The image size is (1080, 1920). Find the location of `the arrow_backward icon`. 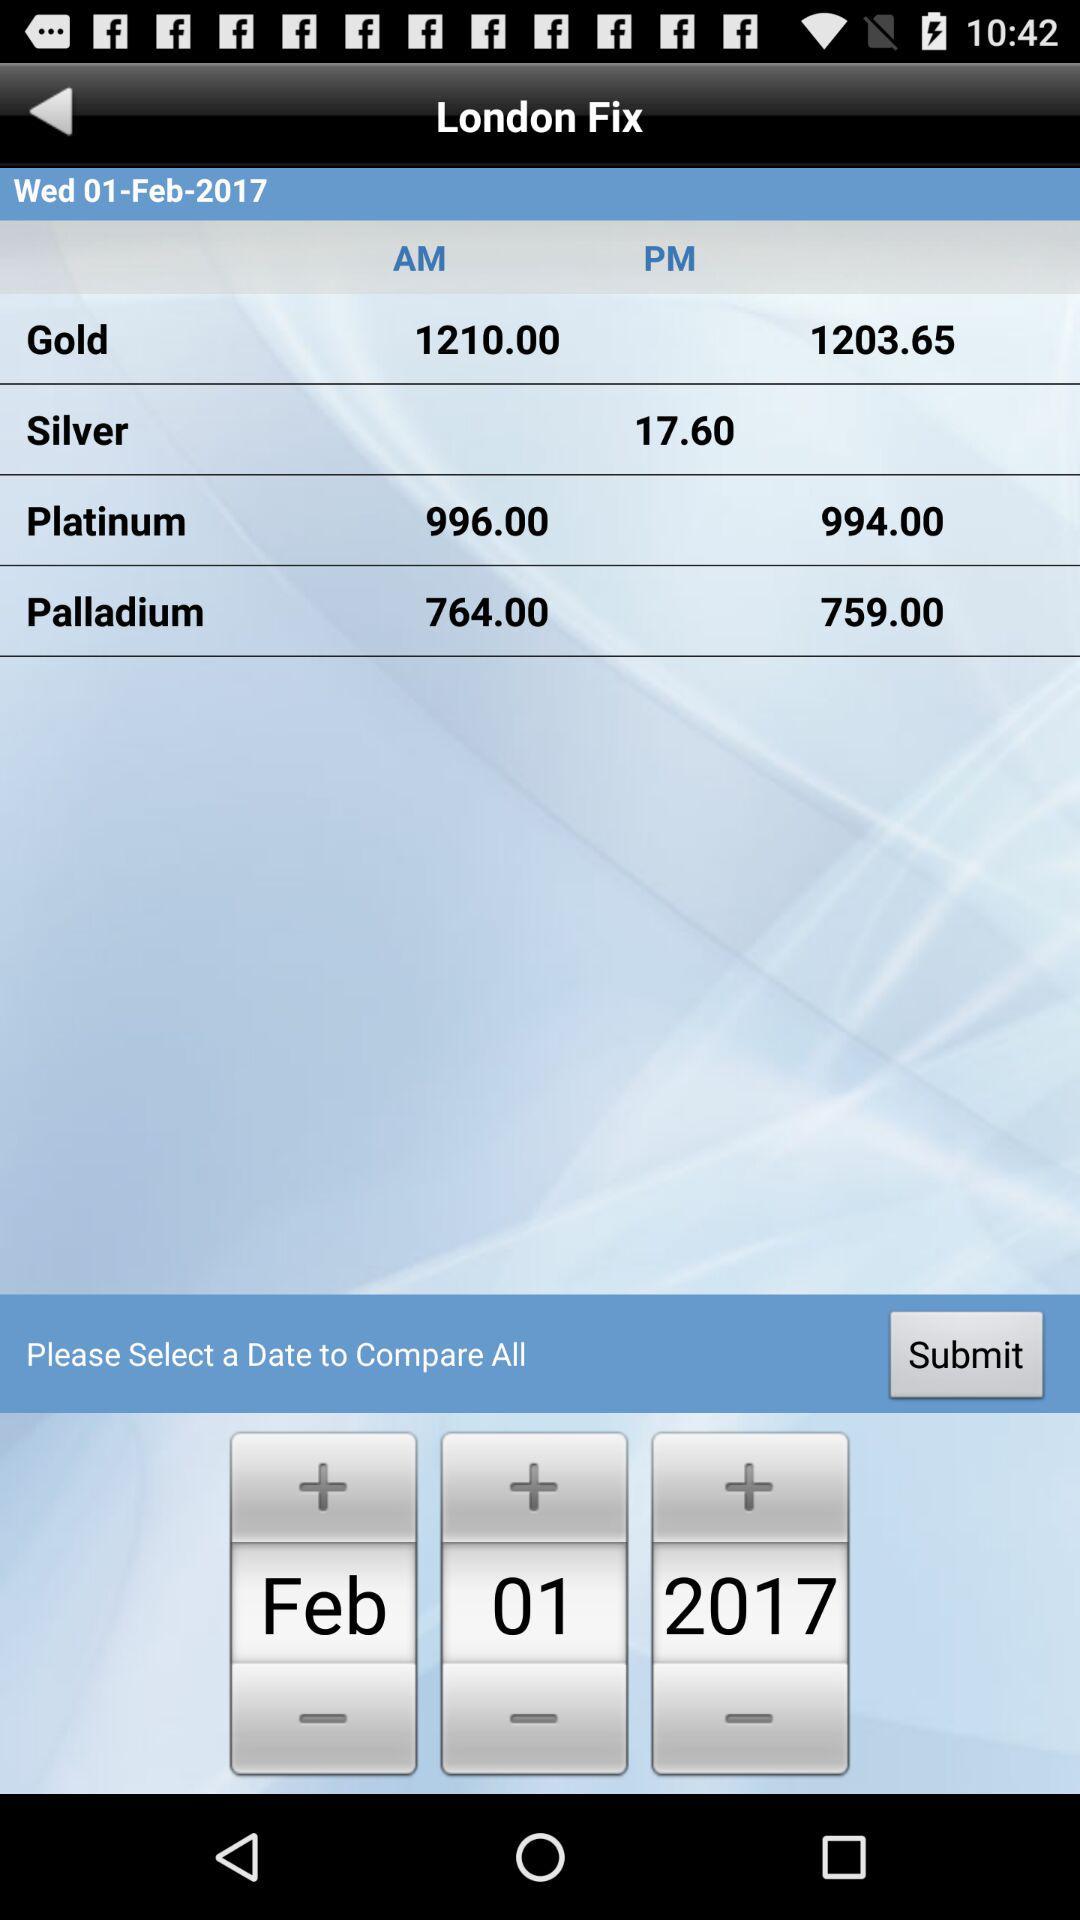

the arrow_backward icon is located at coordinates (50, 122).